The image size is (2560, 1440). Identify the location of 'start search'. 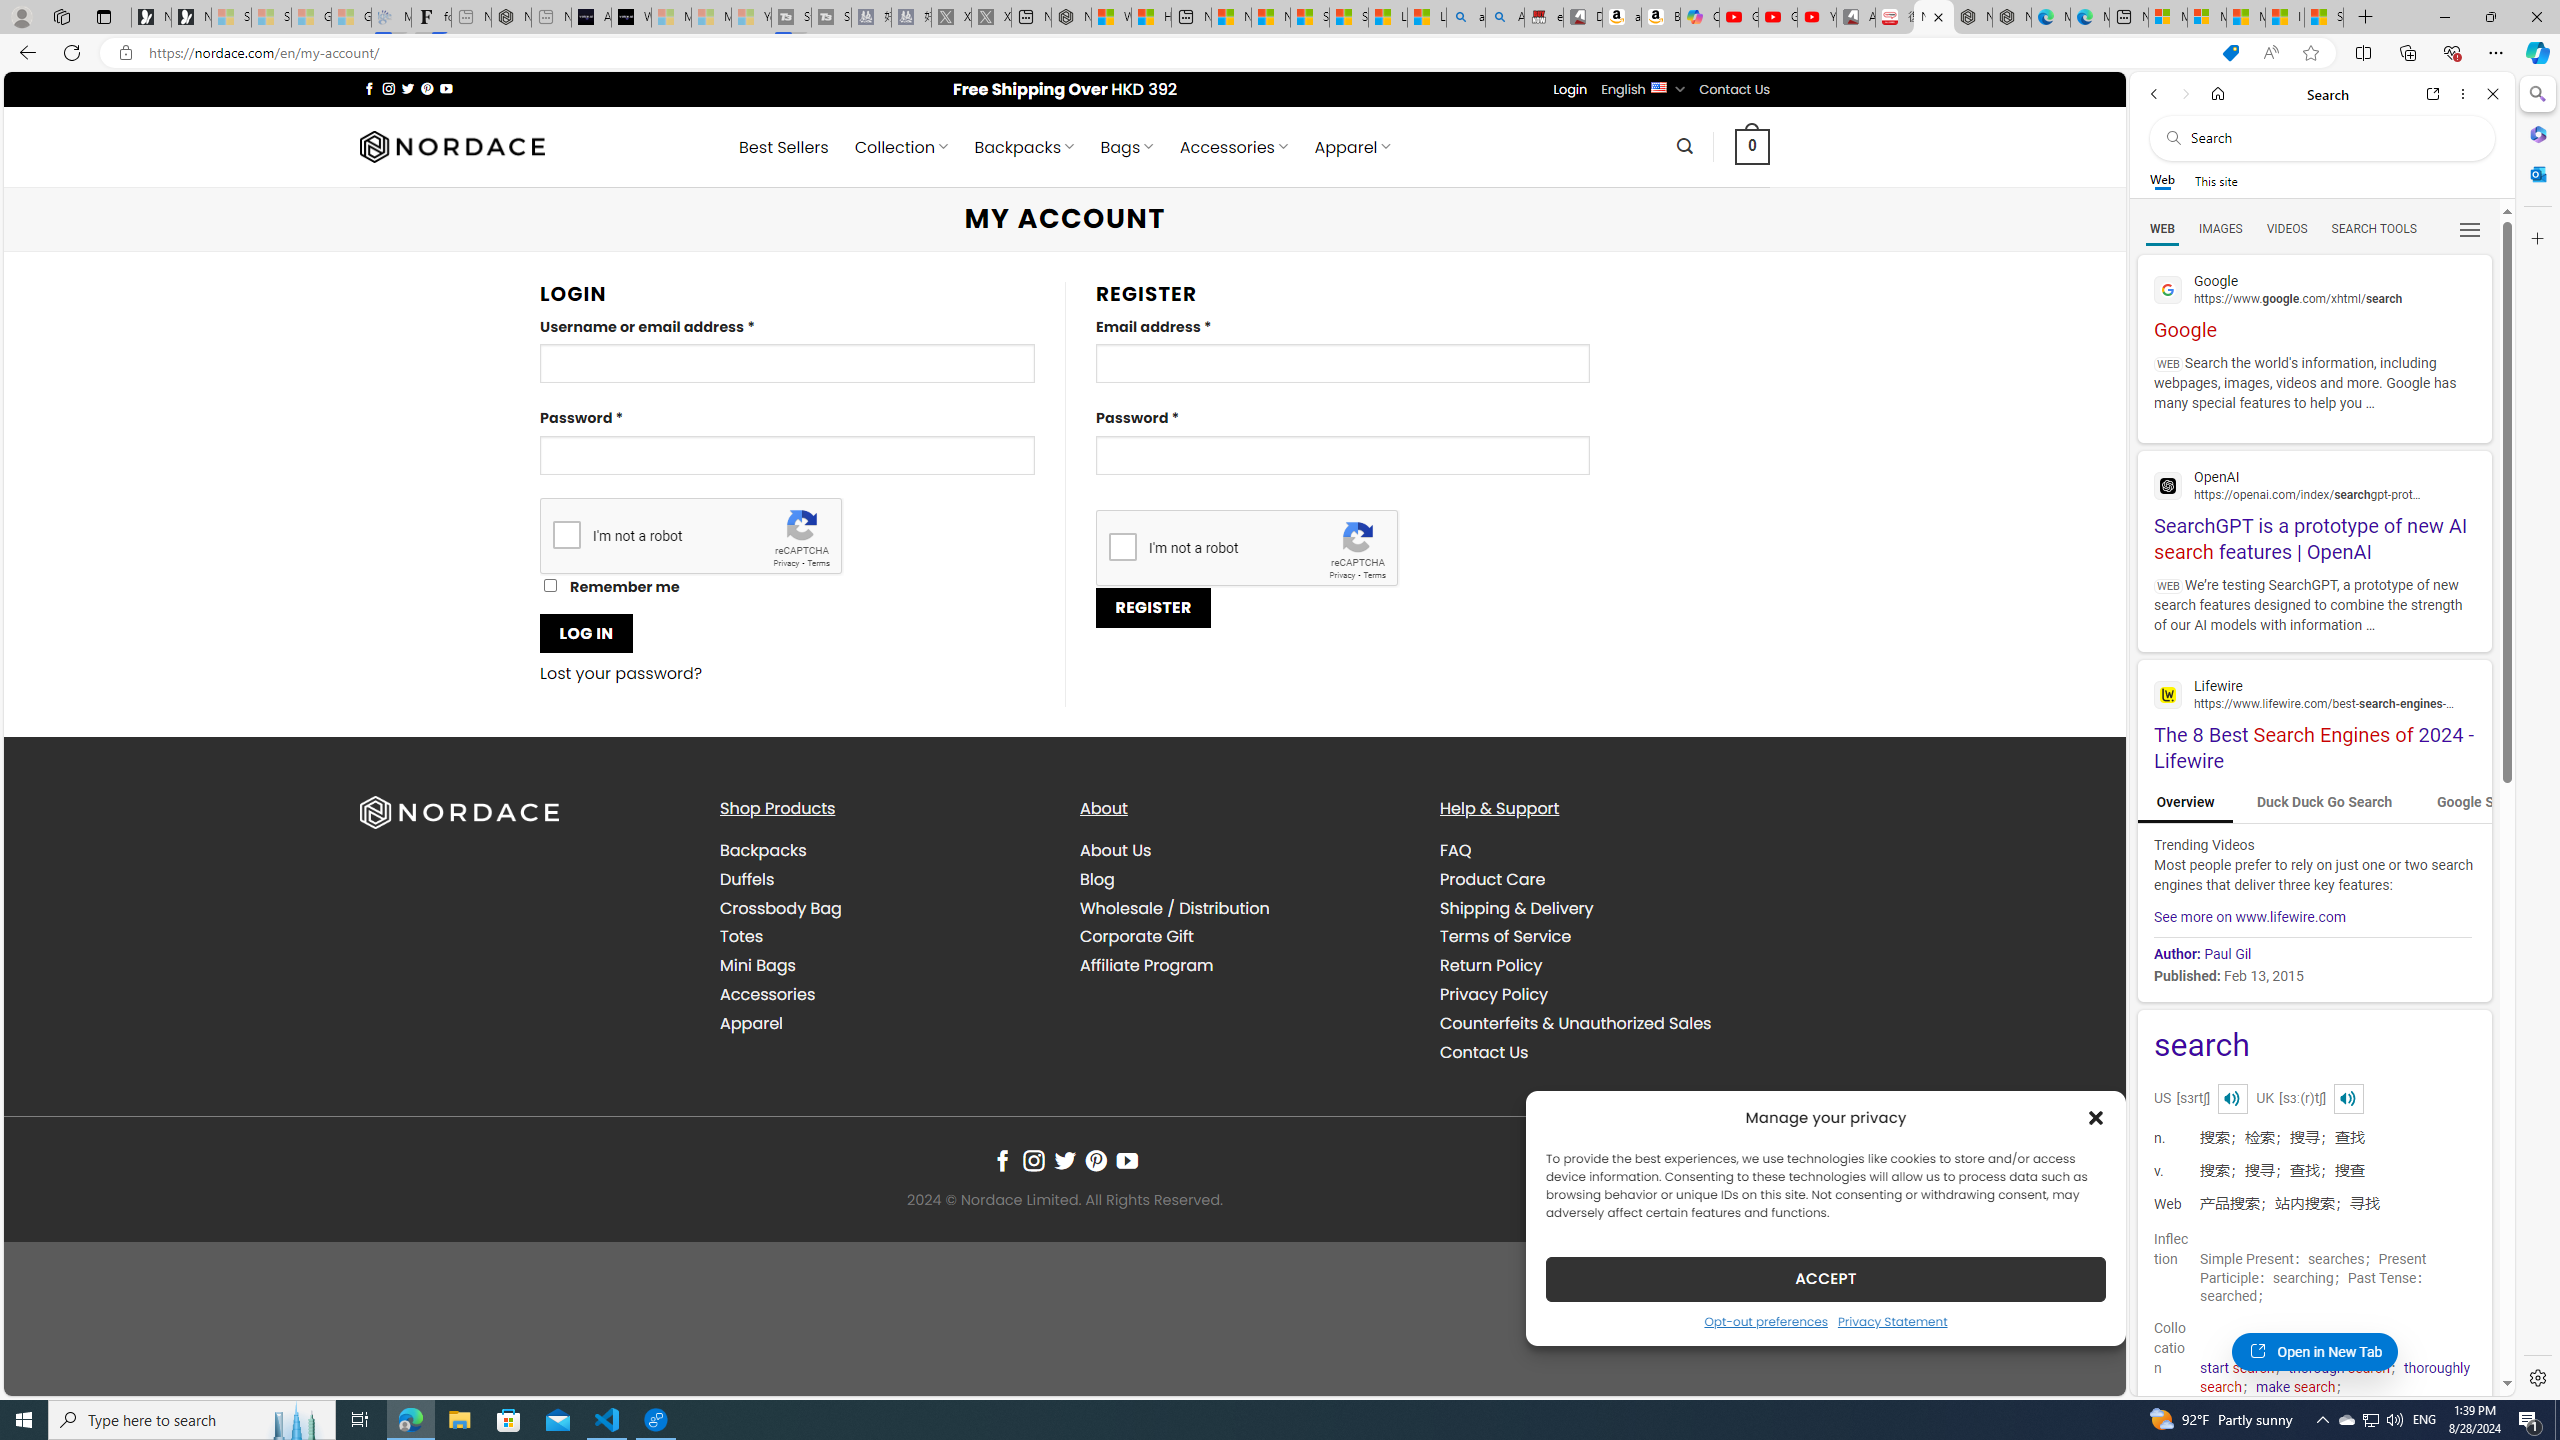
(2237, 1367).